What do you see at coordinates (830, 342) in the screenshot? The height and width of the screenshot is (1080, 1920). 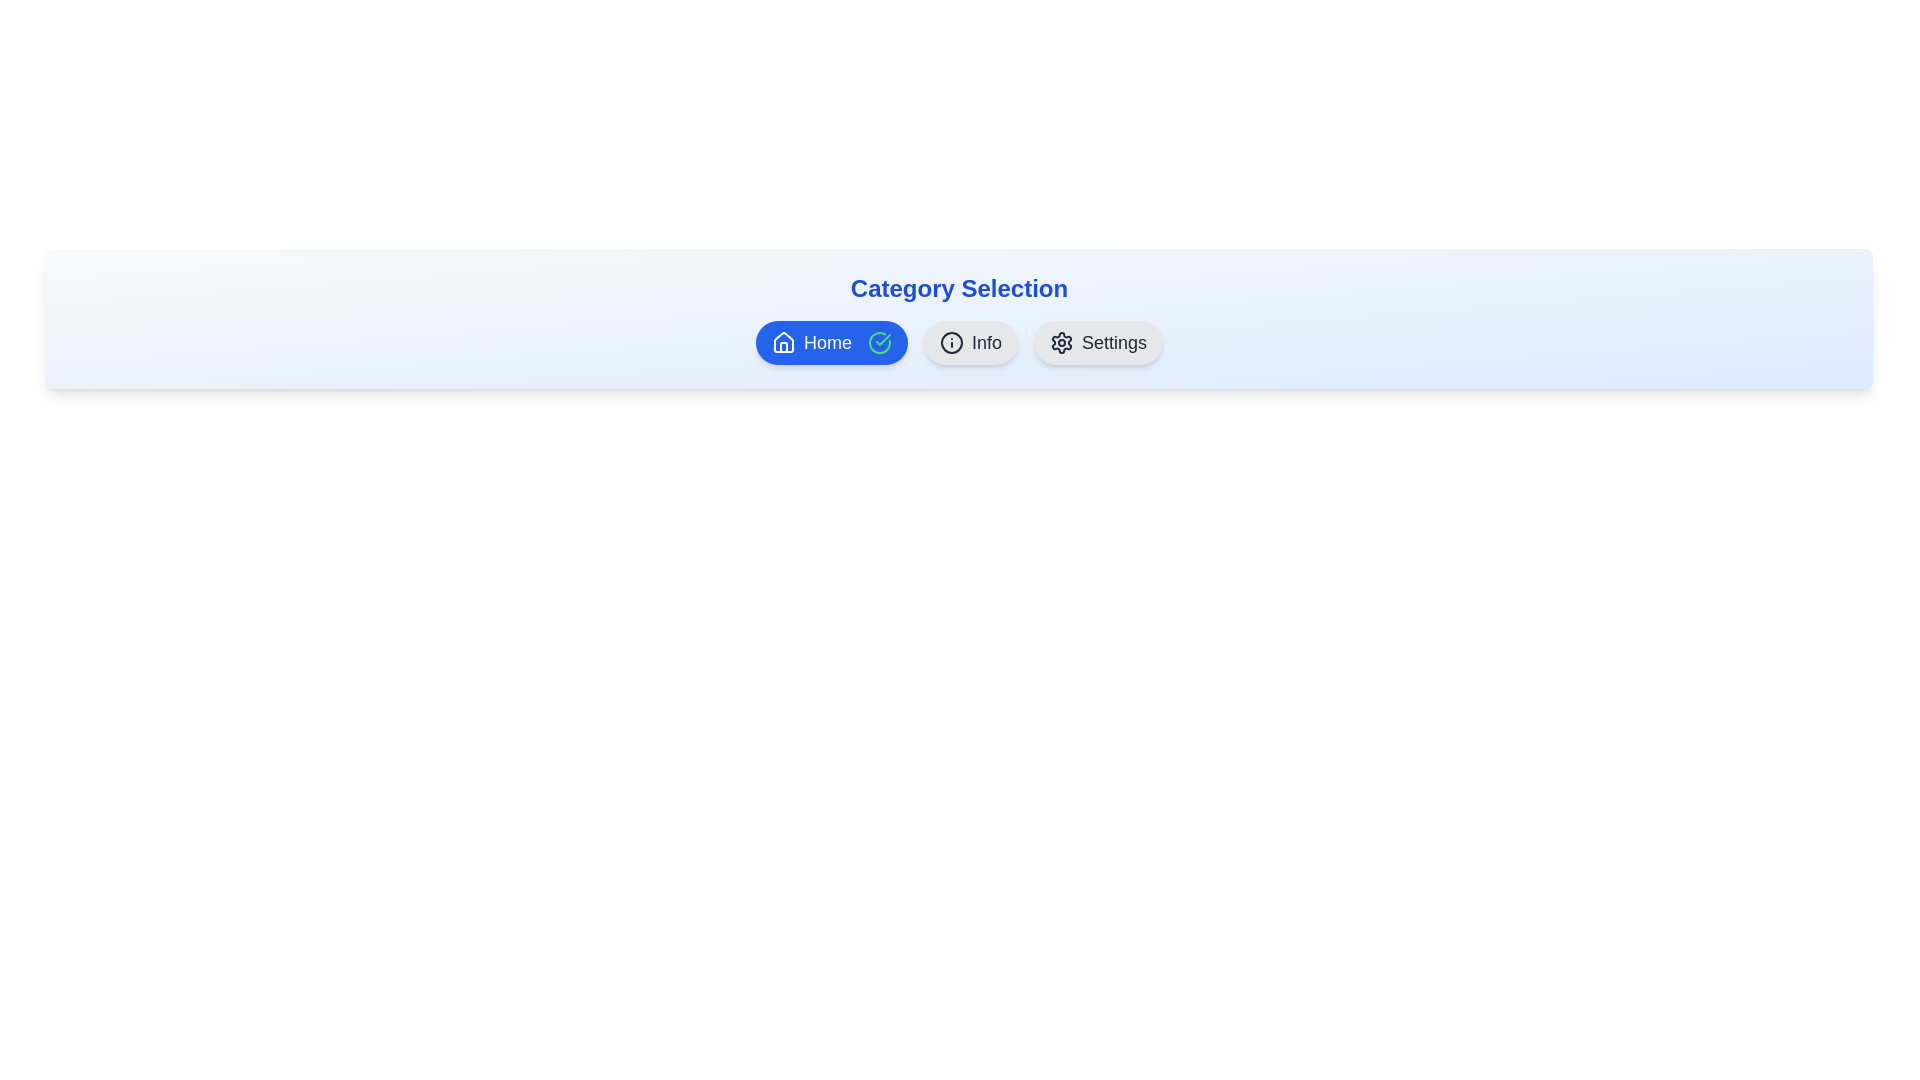 I see `the 'Home' category chip to toggle its state` at bounding box center [830, 342].